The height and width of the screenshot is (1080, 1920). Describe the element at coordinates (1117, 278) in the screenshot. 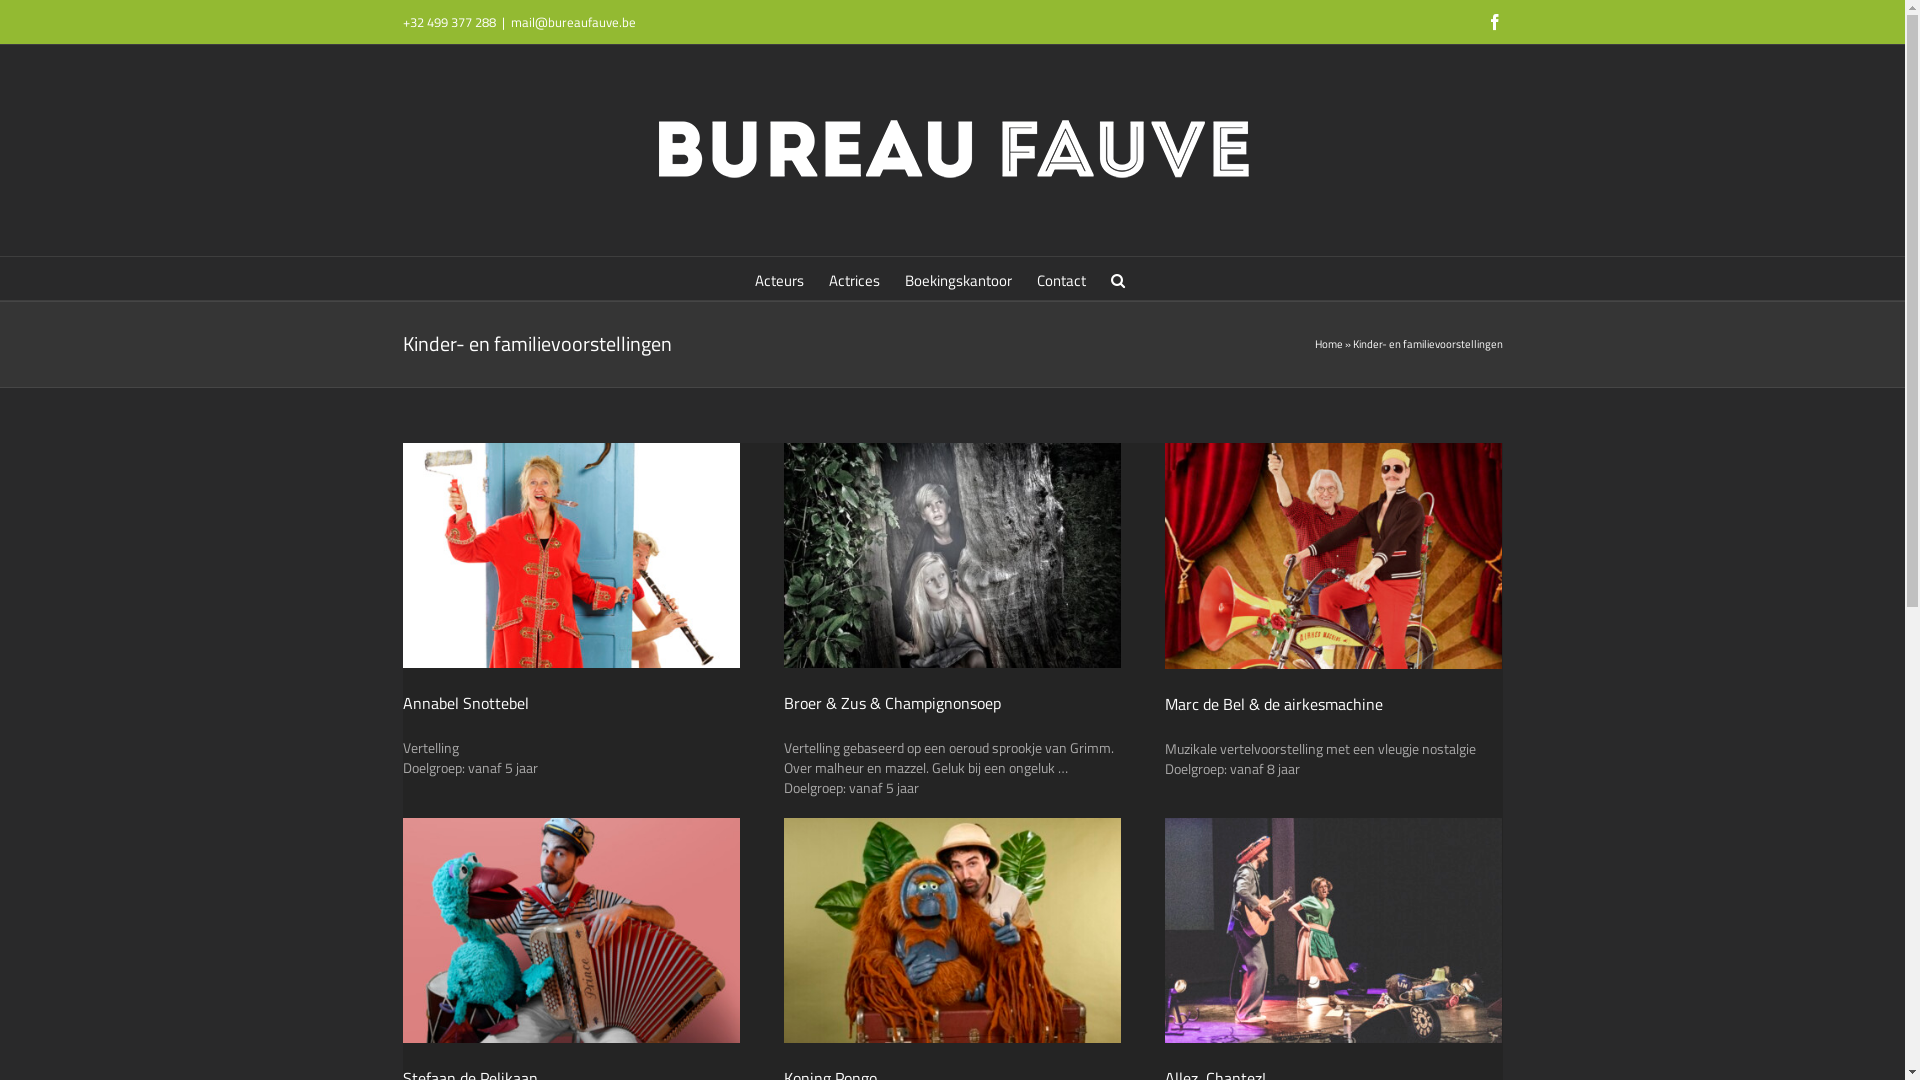

I see `'Zoeken'` at that location.